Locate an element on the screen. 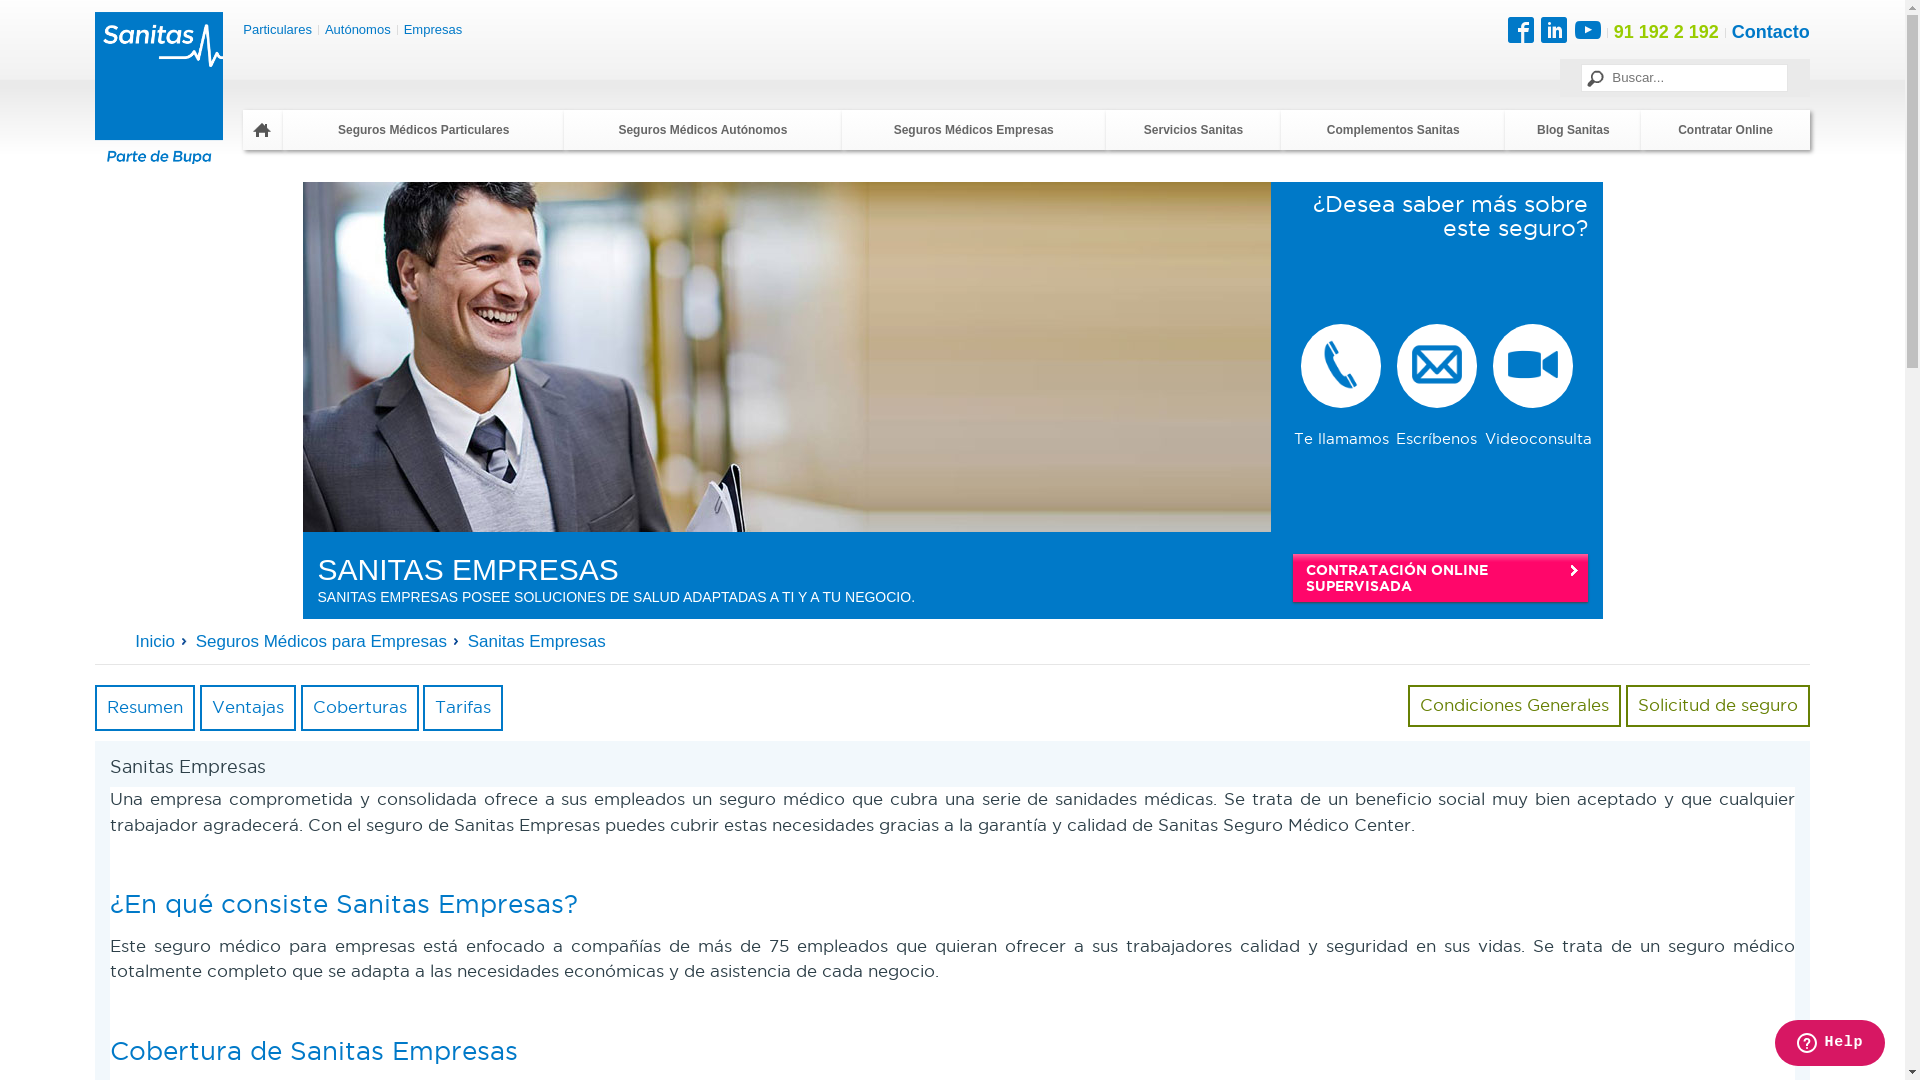  'Solicitud de seguro' is located at coordinates (1717, 704).